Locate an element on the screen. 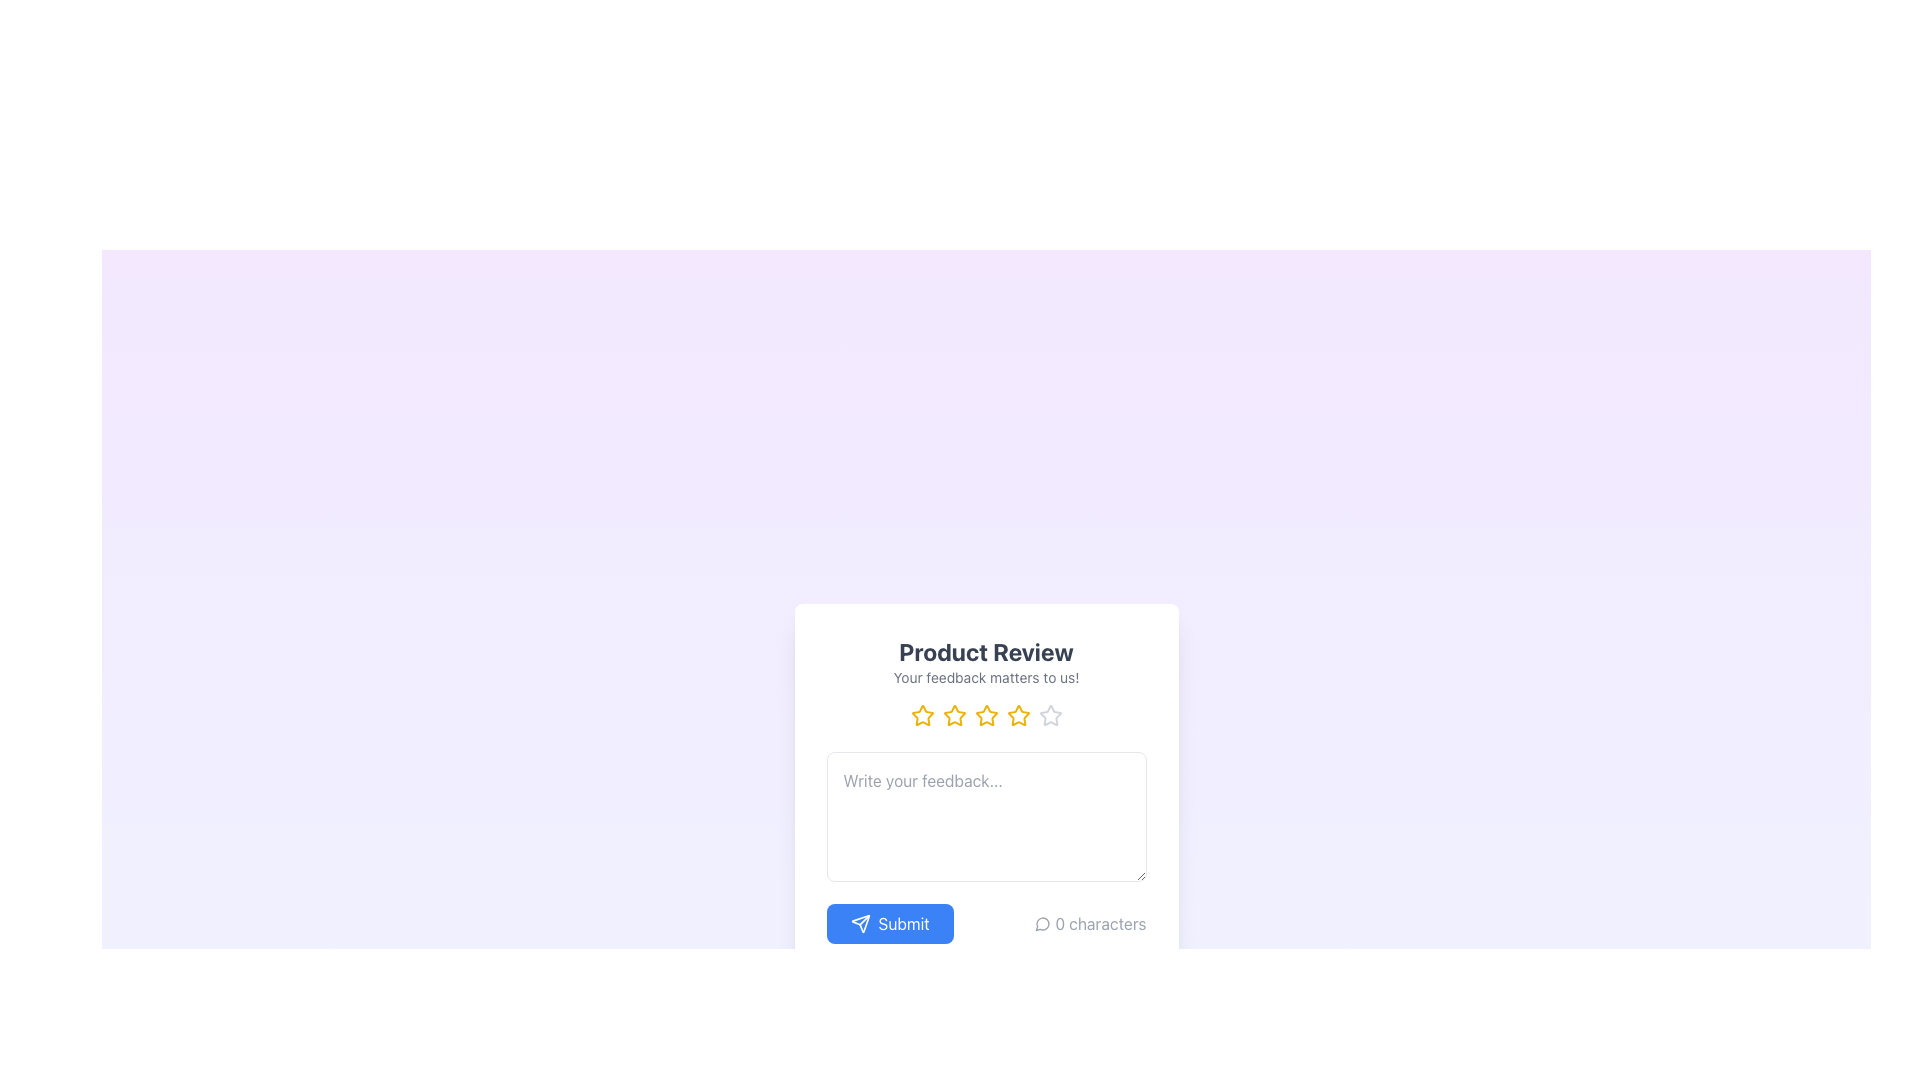  the blue 'Submit' button which contains a small upward arrow SVG icon positioned to the left of the text 'Submit' is located at coordinates (860, 924).